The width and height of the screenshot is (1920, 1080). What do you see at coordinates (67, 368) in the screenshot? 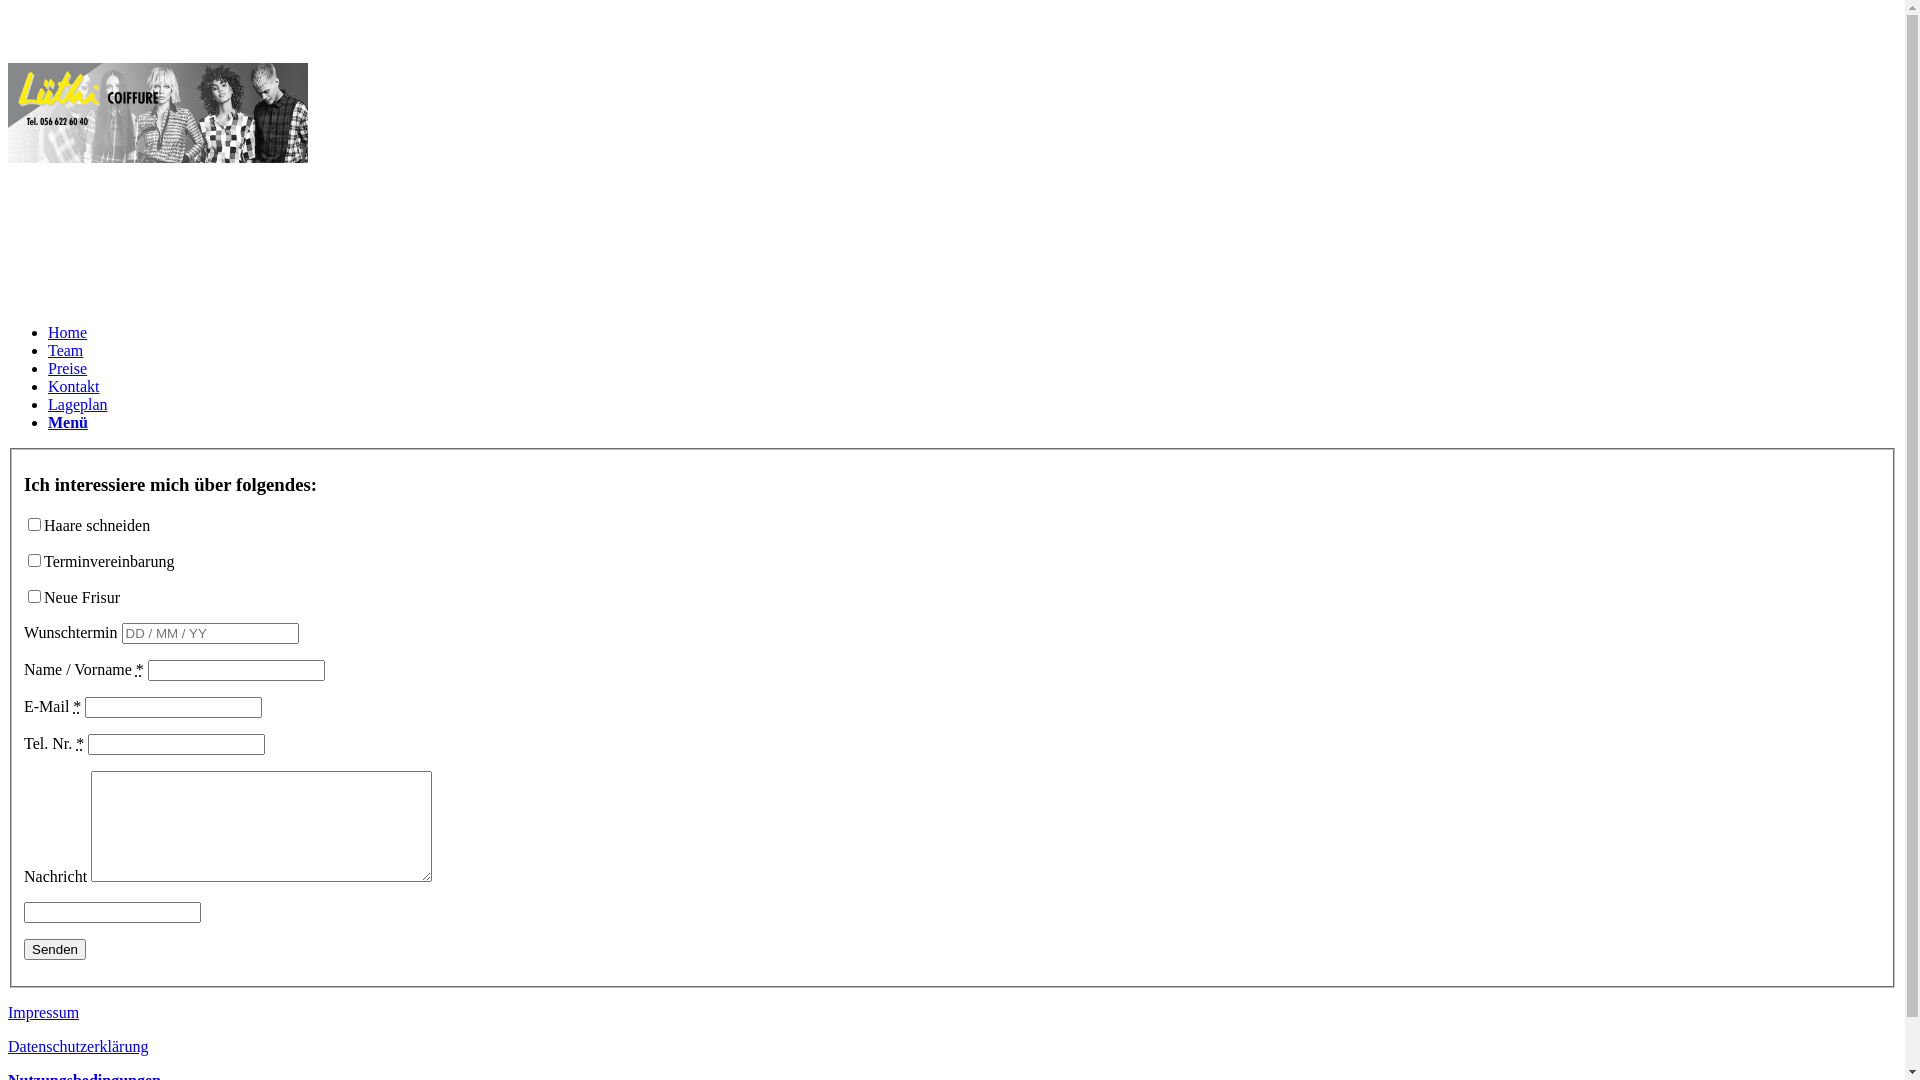
I see `'Preise'` at bounding box center [67, 368].